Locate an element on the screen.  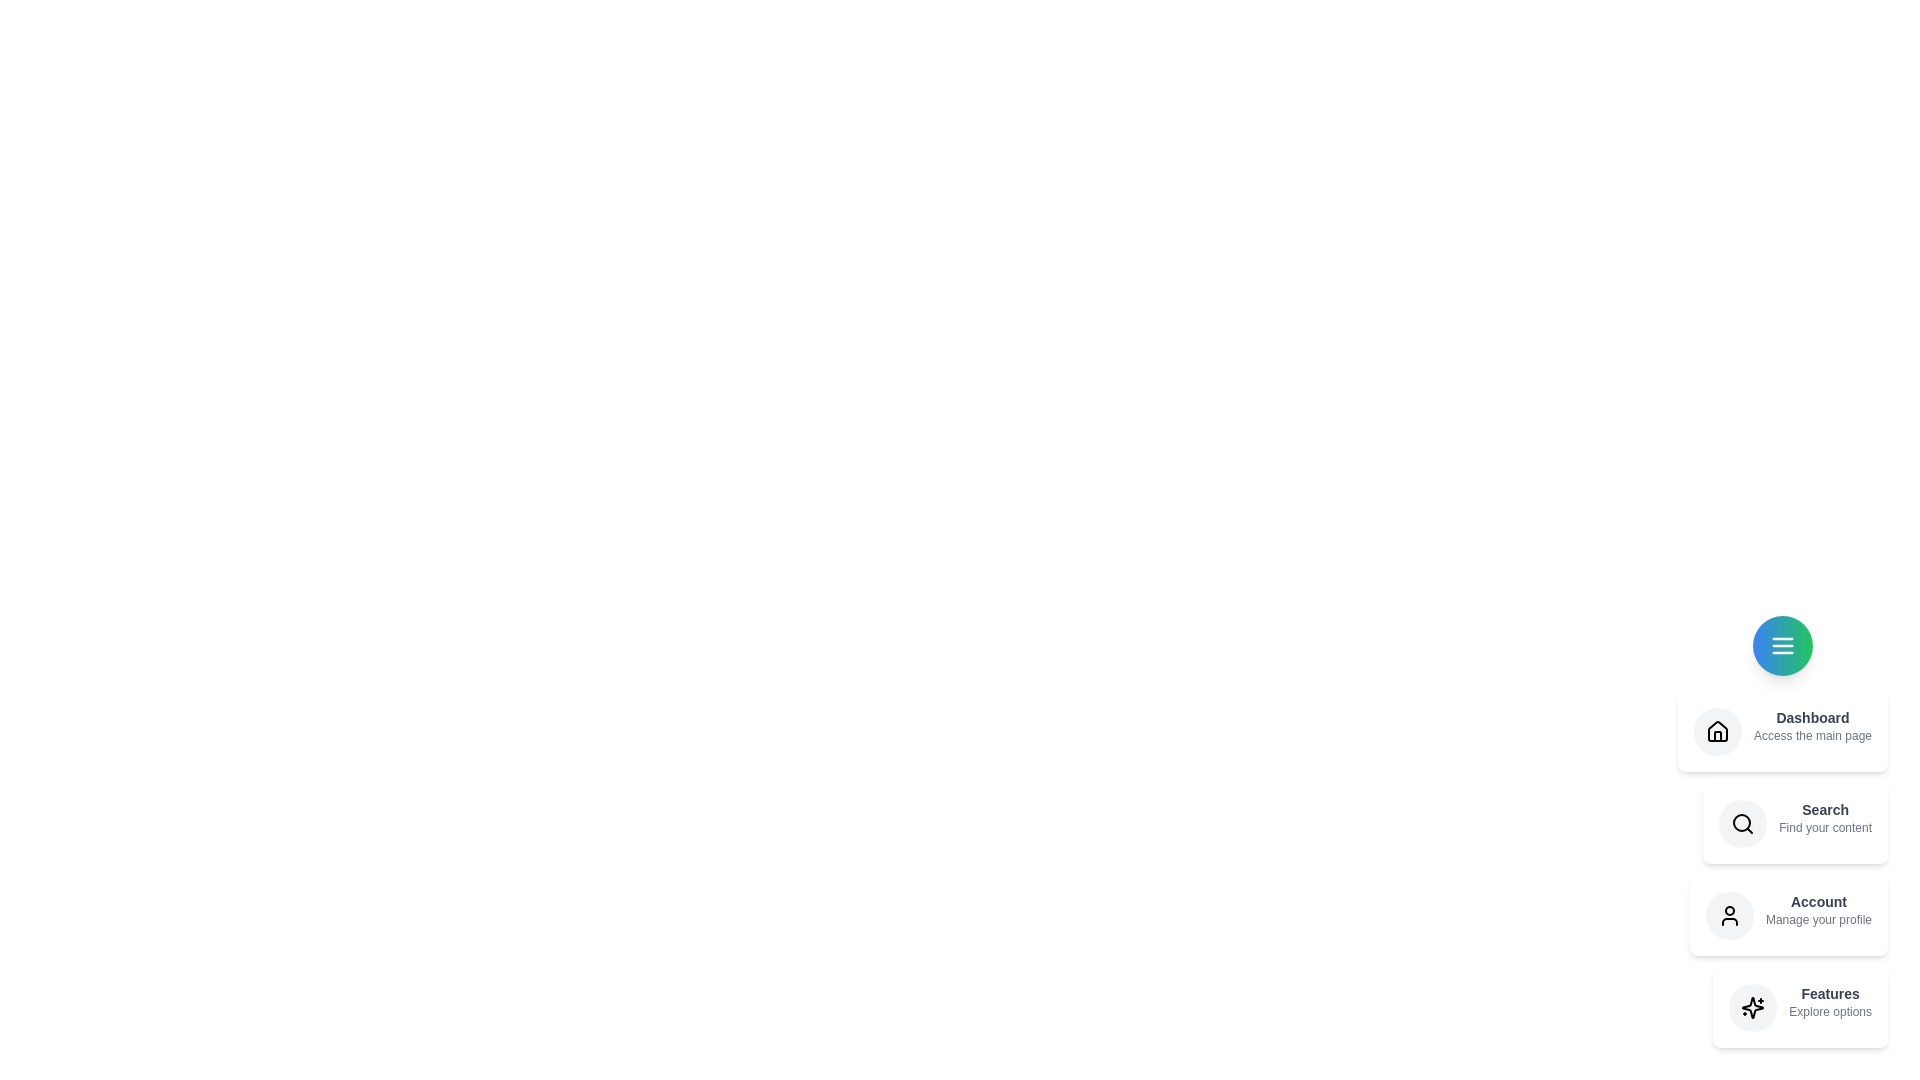
the icon corresponding to Dashboard in the speed dial menu is located at coordinates (1717, 732).